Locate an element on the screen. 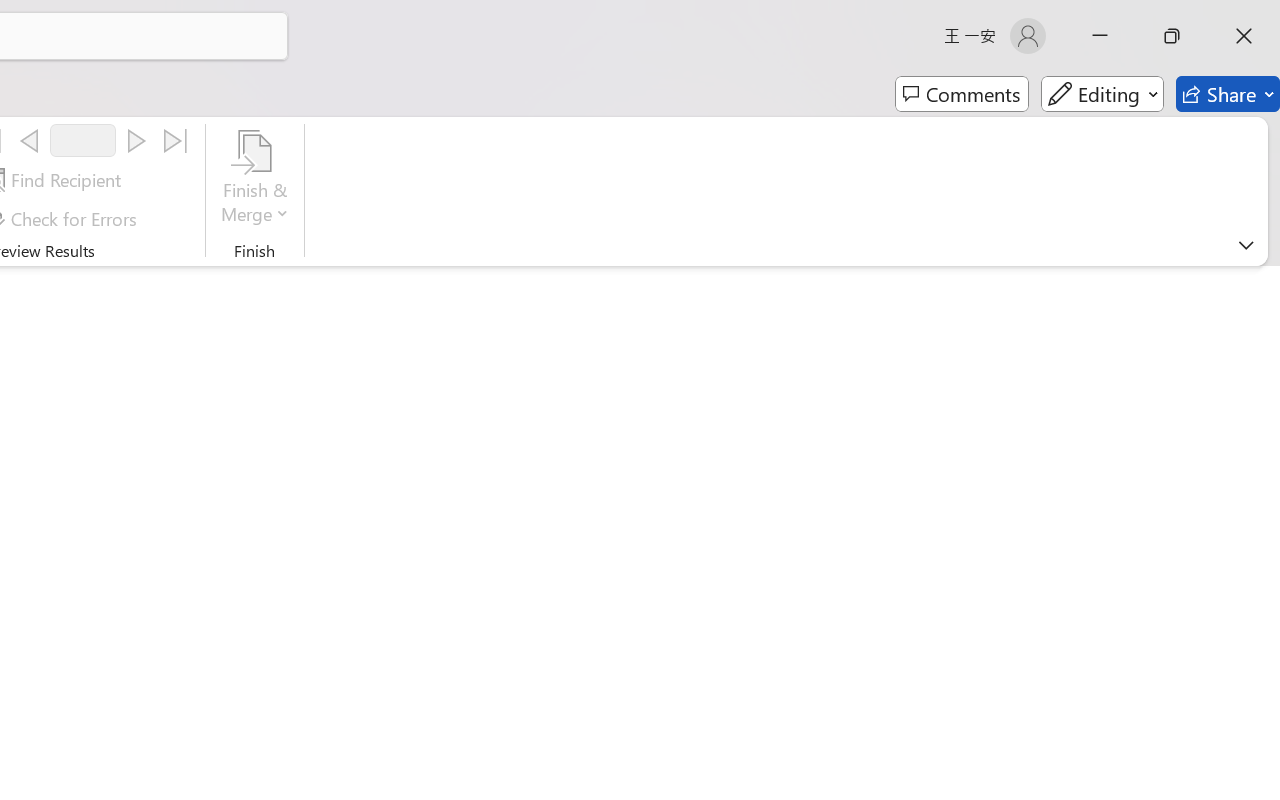 This screenshot has width=1280, height=800. 'Editing' is located at coordinates (1101, 94).